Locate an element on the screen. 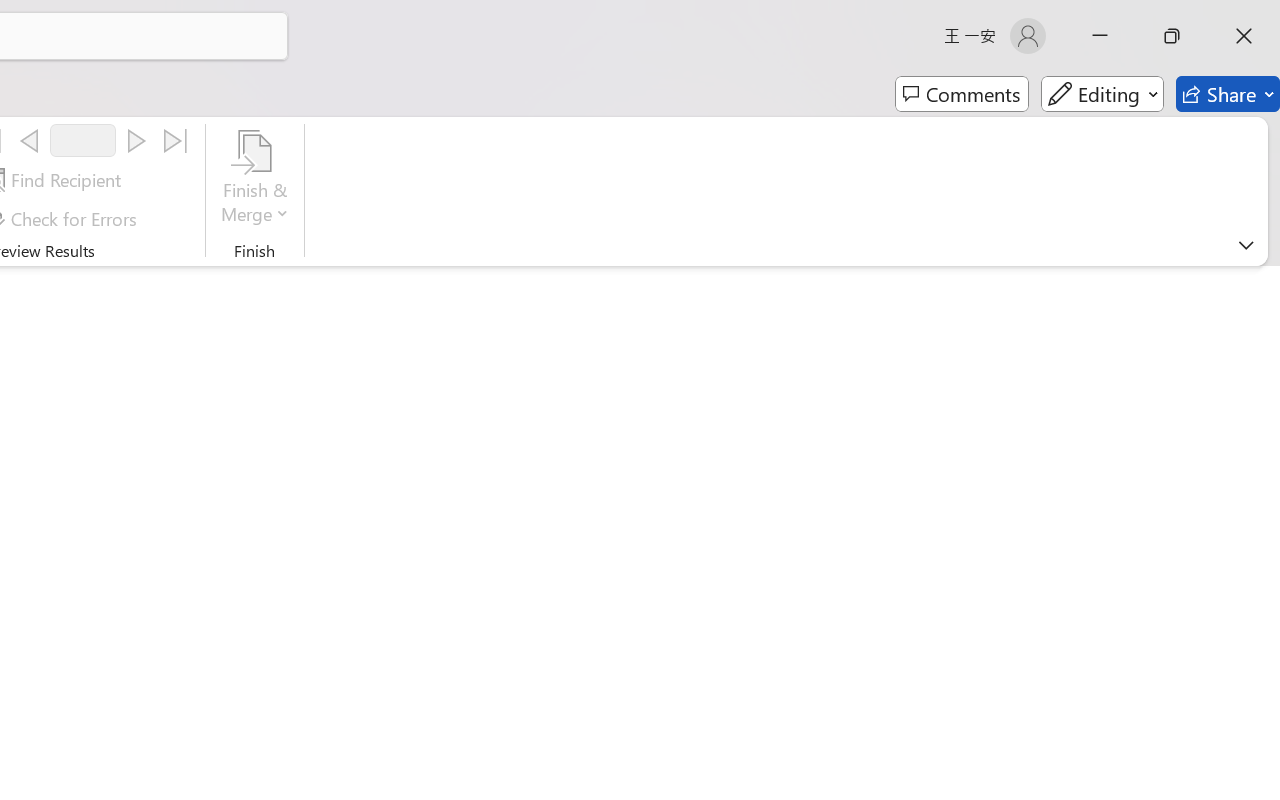 This screenshot has width=1280, height=800. 'Editing' is located at coordinates (1101, 94).